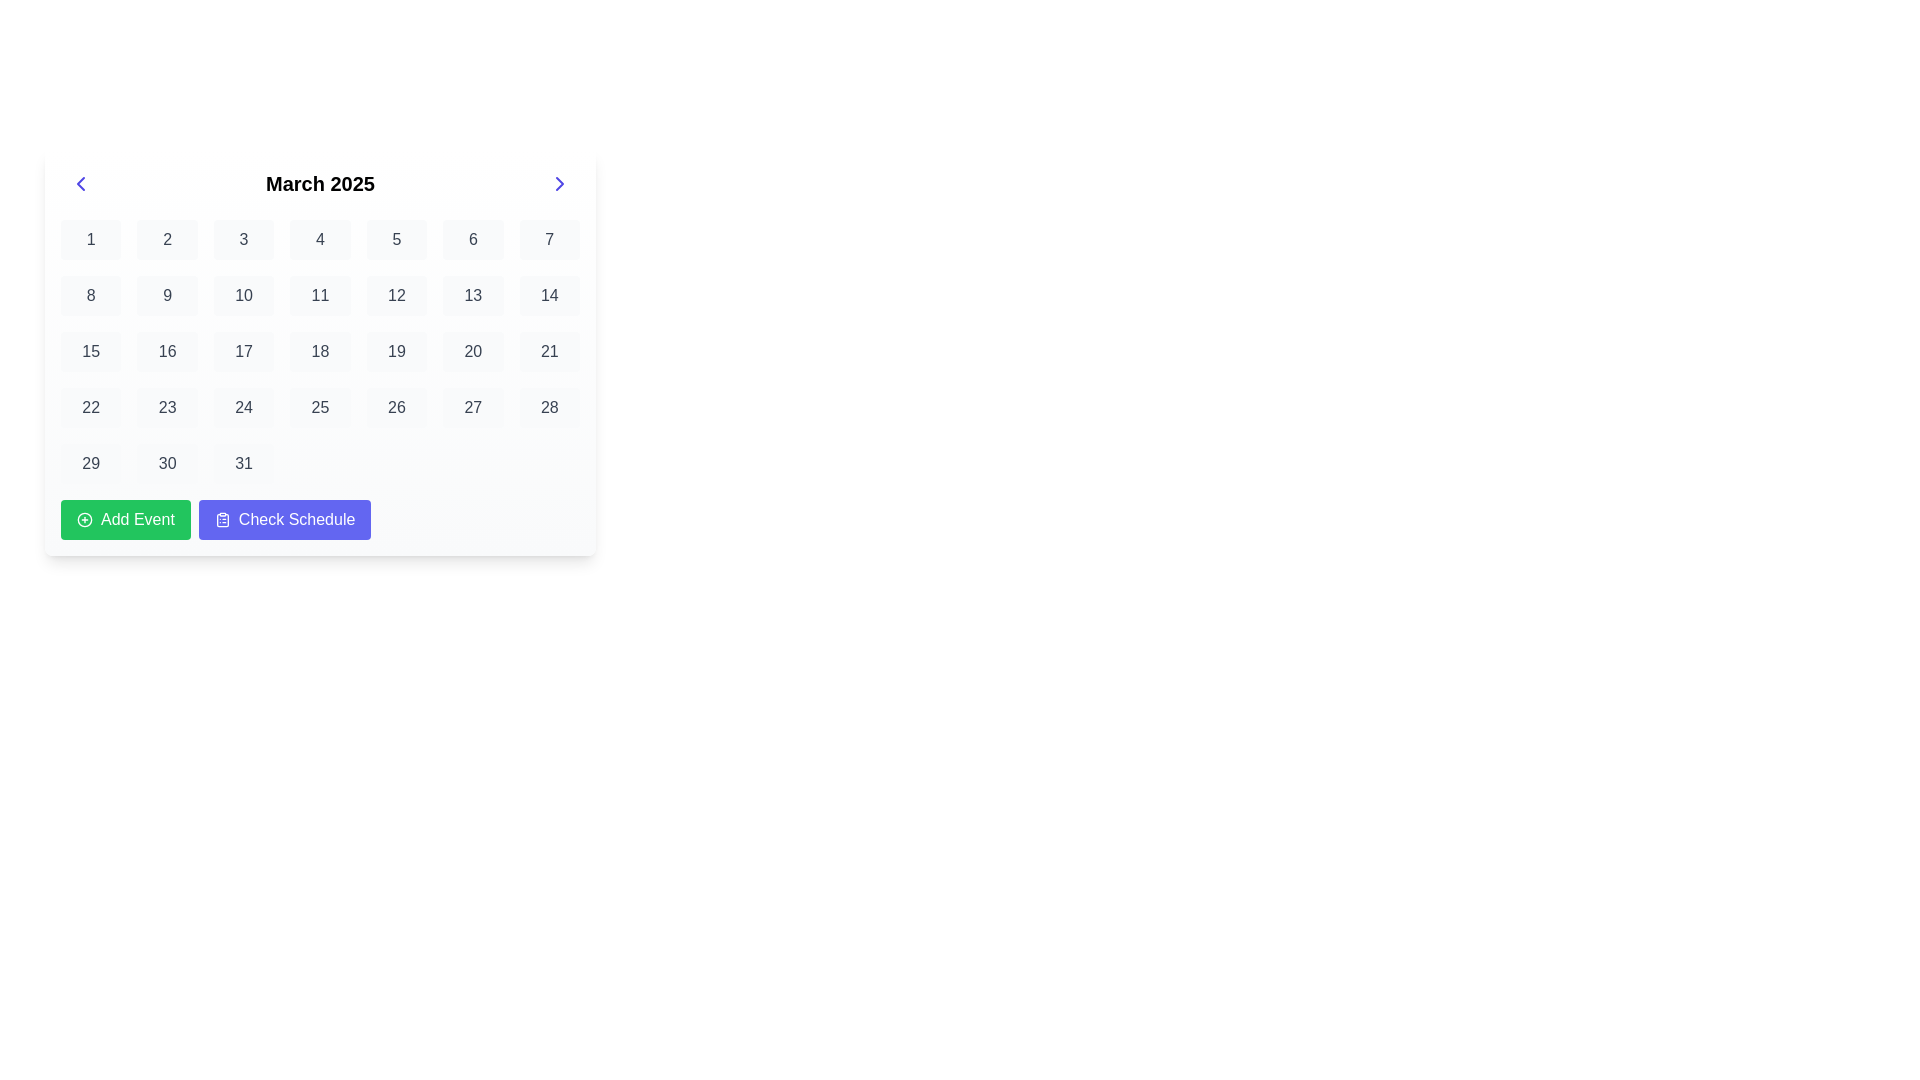  I want to click on the calendar date button representing the 26th of March 2025, so click(396, 407).